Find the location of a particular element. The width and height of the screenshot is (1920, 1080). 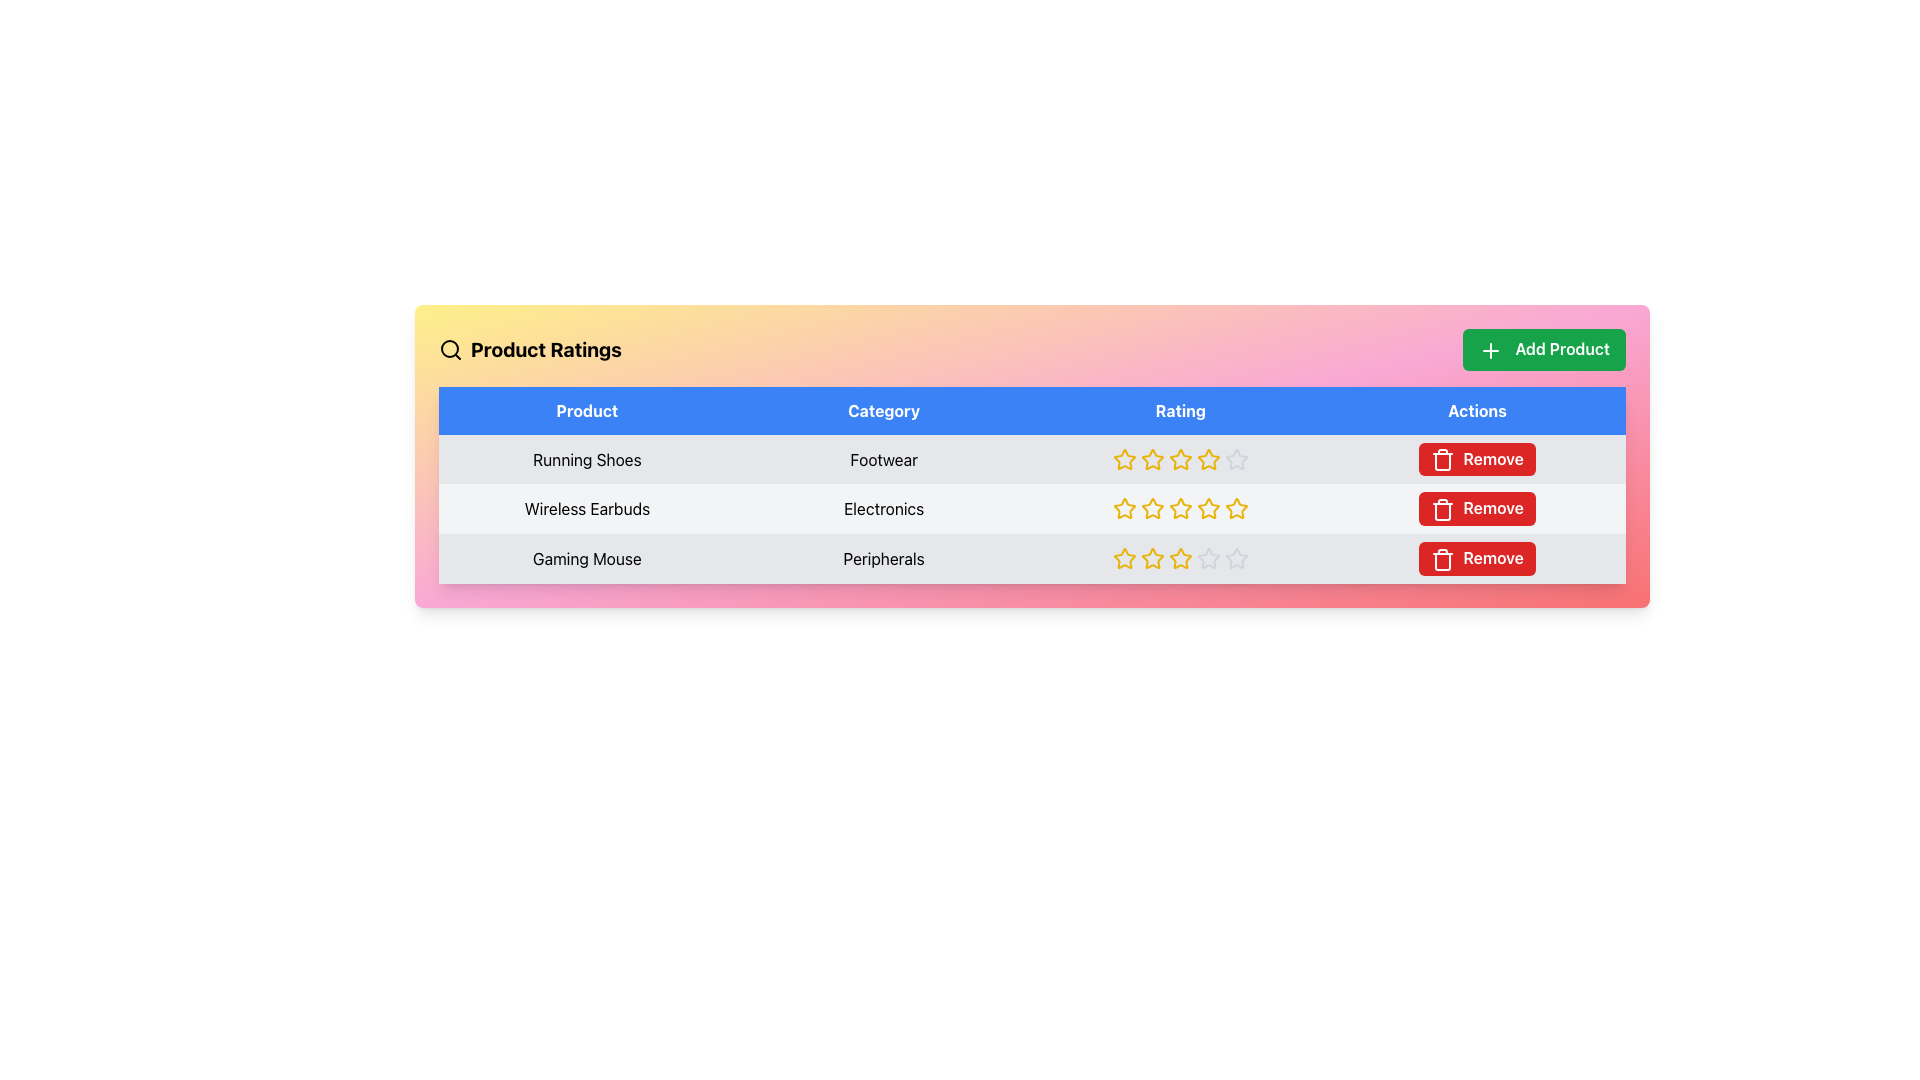

the 'Rating' column header in the table, which identifies the content of the ratings for the respective products is located at coordinates (1180, 409).